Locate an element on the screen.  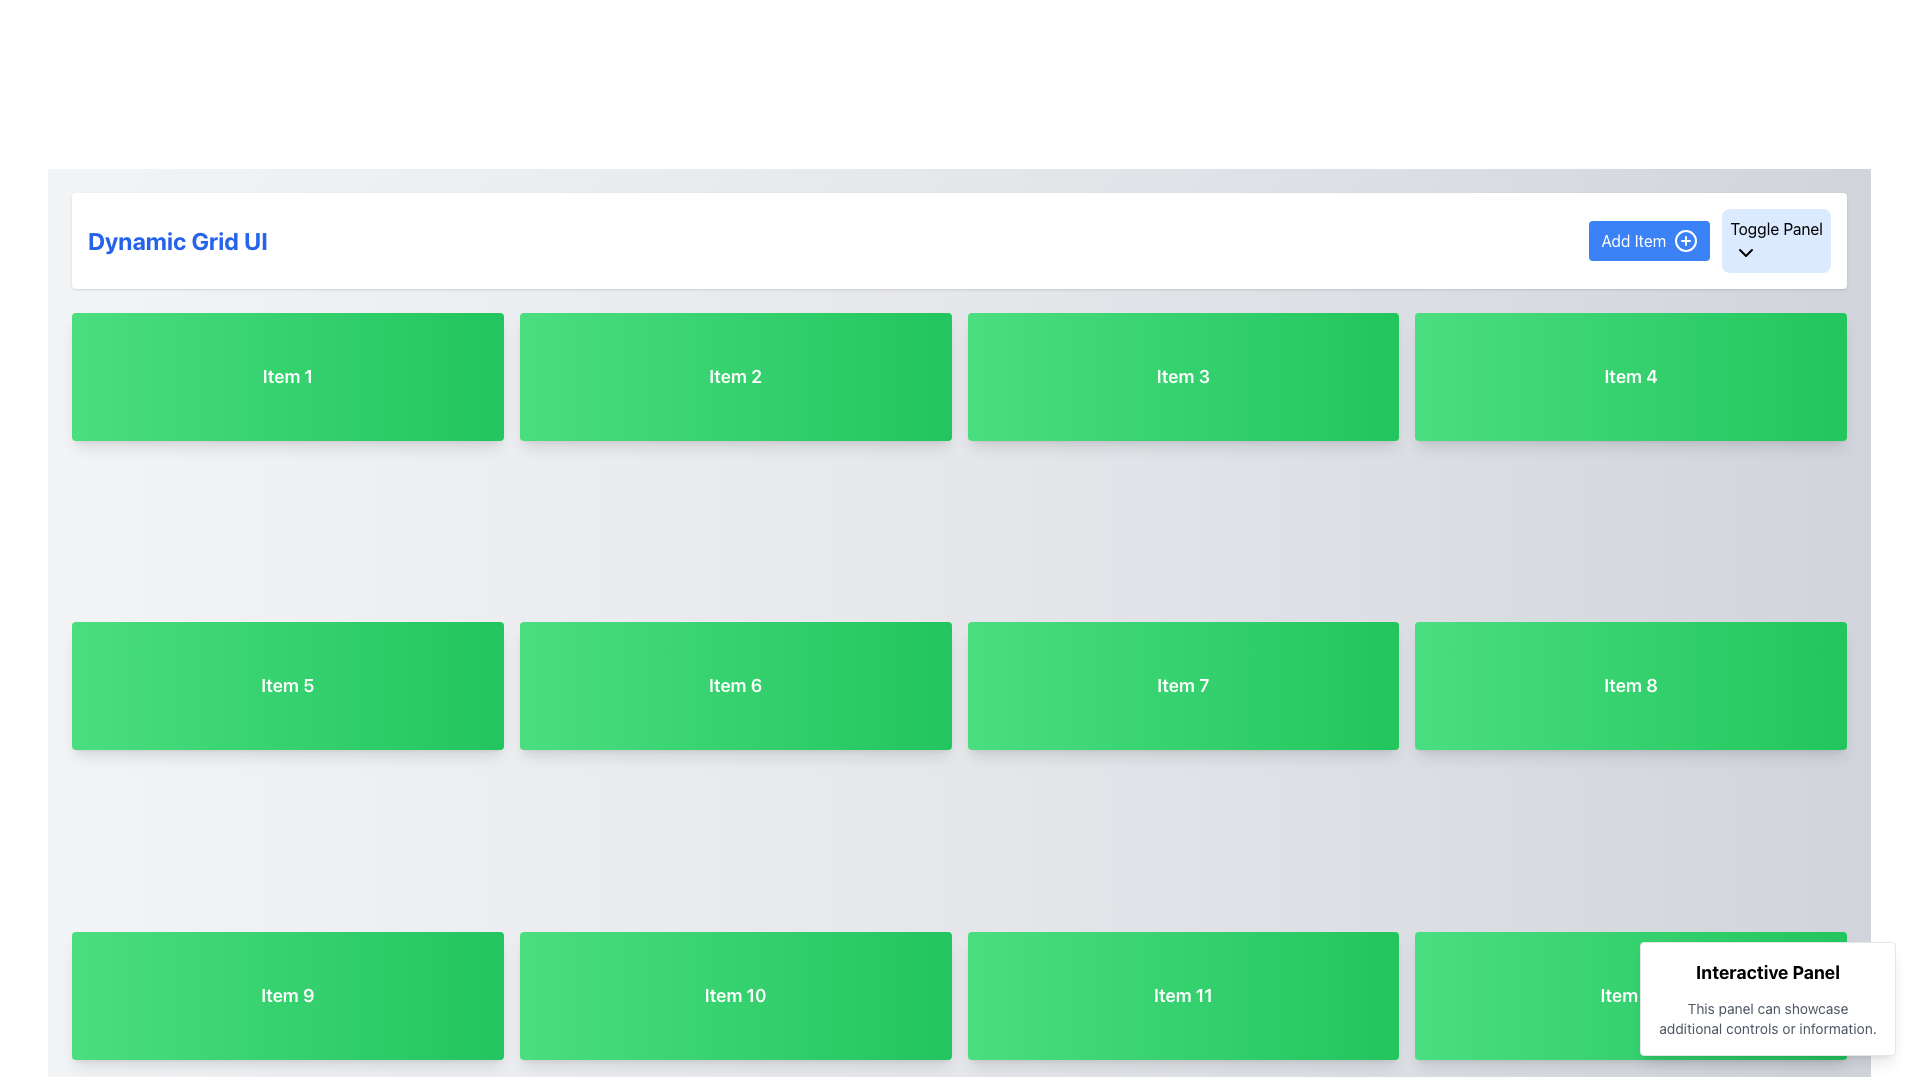
the fourth item is located at coordinates (1631, 377).